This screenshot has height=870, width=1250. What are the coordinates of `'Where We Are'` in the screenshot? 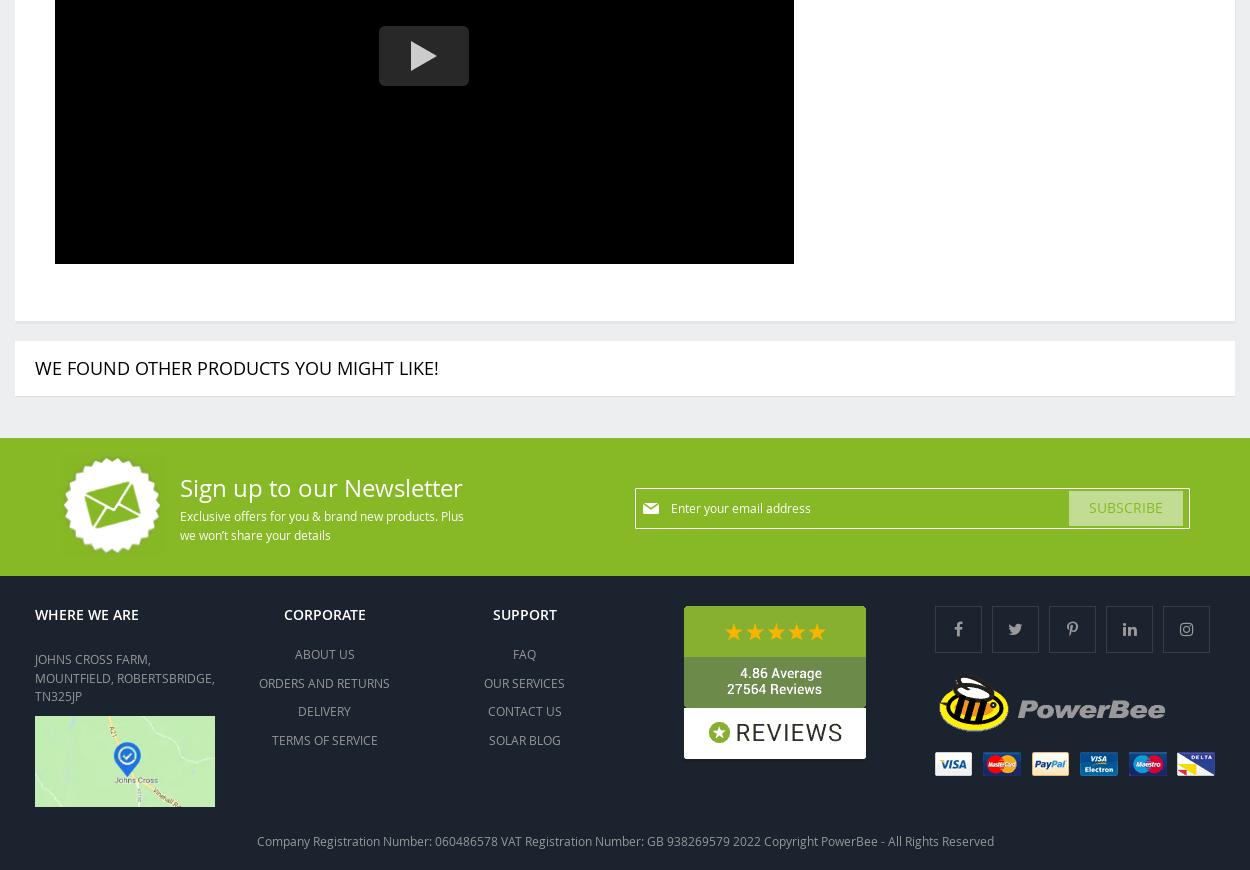 It's located at (86, 613).